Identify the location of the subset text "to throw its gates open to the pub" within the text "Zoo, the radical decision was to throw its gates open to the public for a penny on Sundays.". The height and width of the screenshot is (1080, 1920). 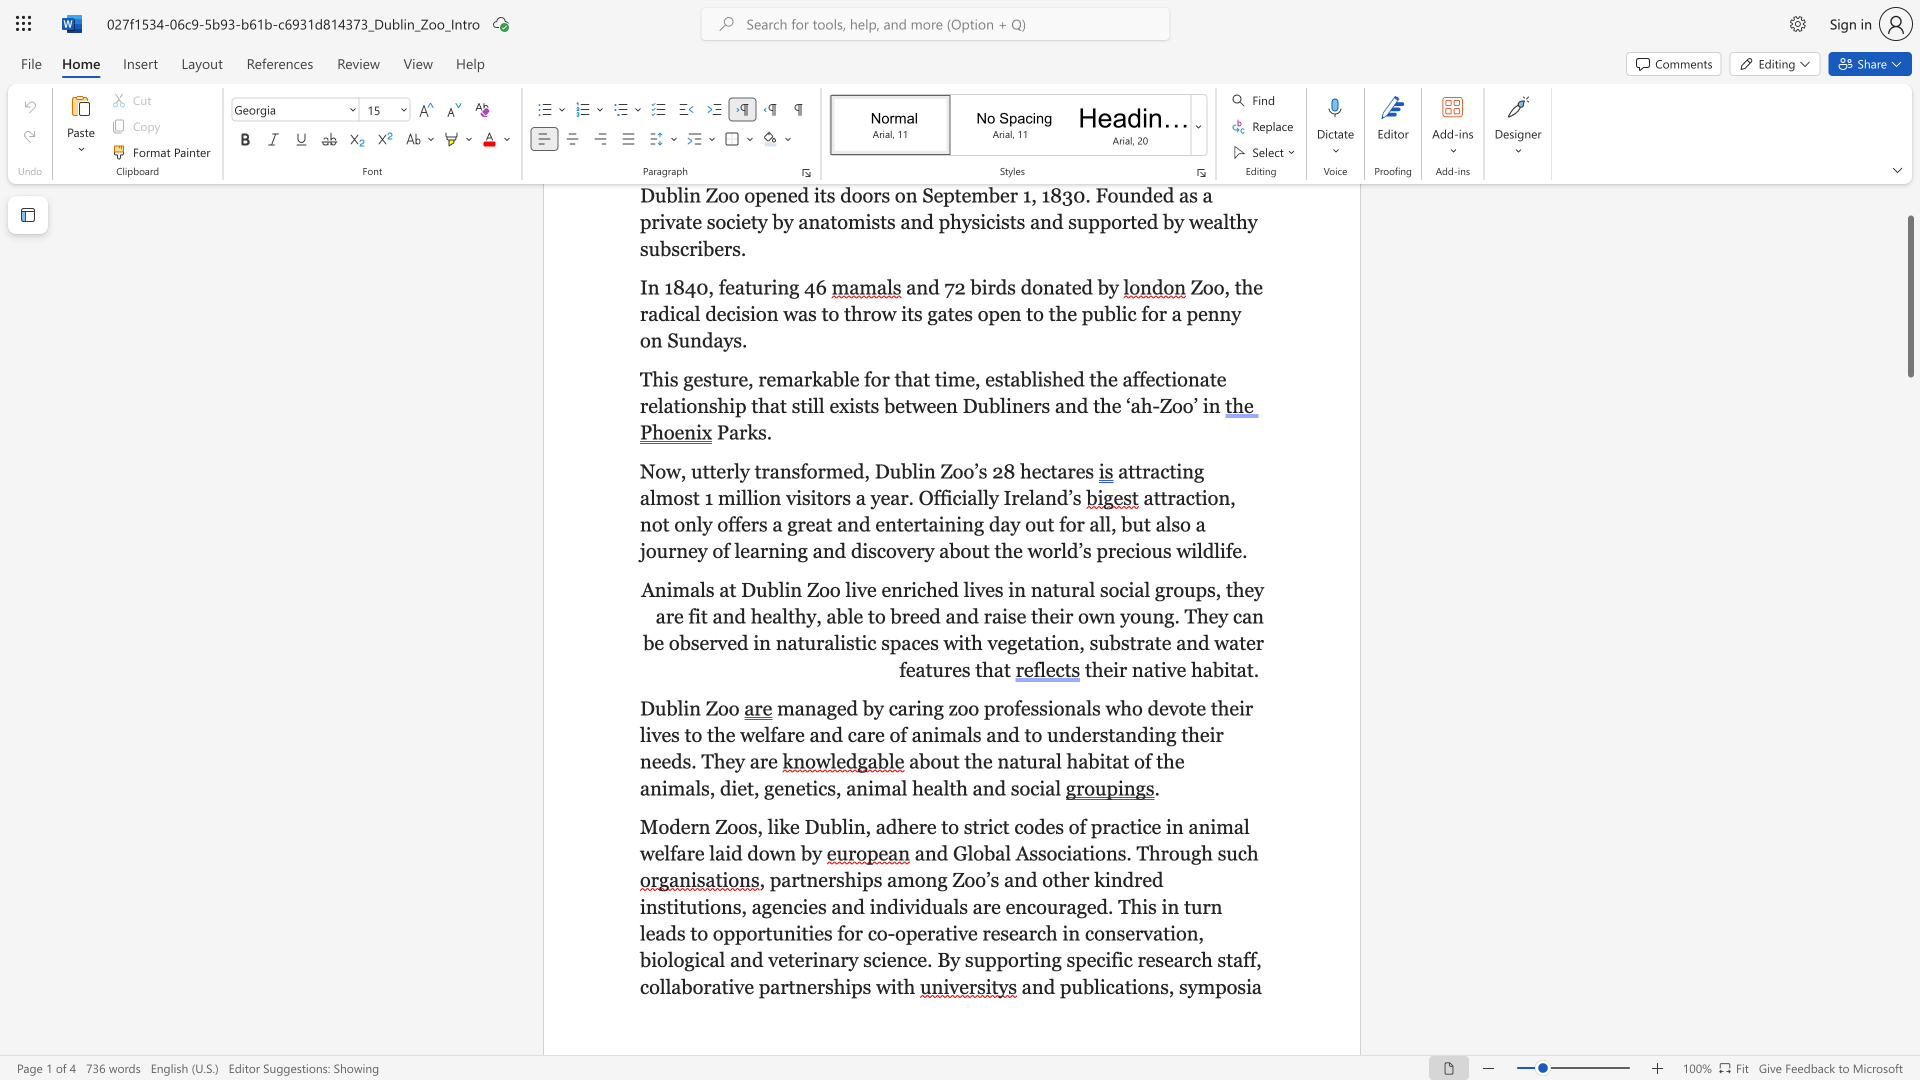
(821, 314).